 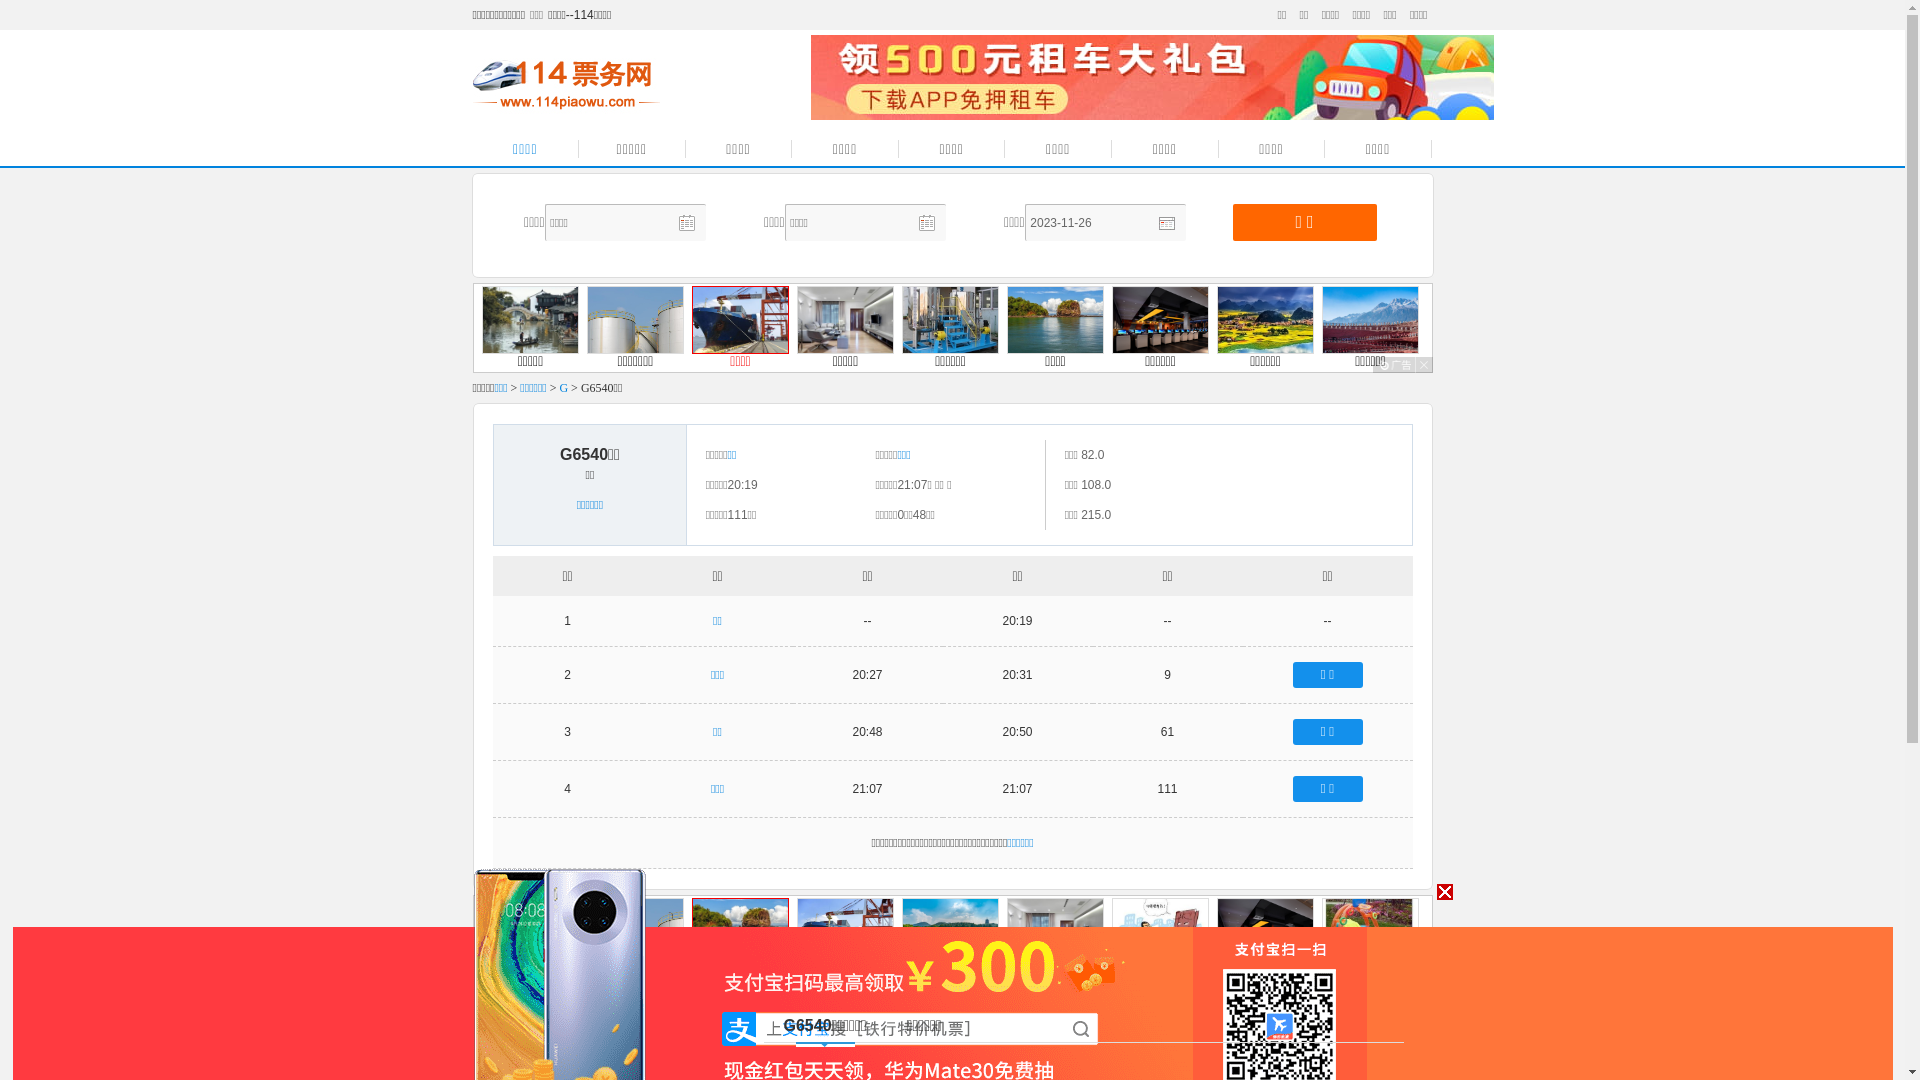 I want to click on 'G', so click(x=562, y=388).